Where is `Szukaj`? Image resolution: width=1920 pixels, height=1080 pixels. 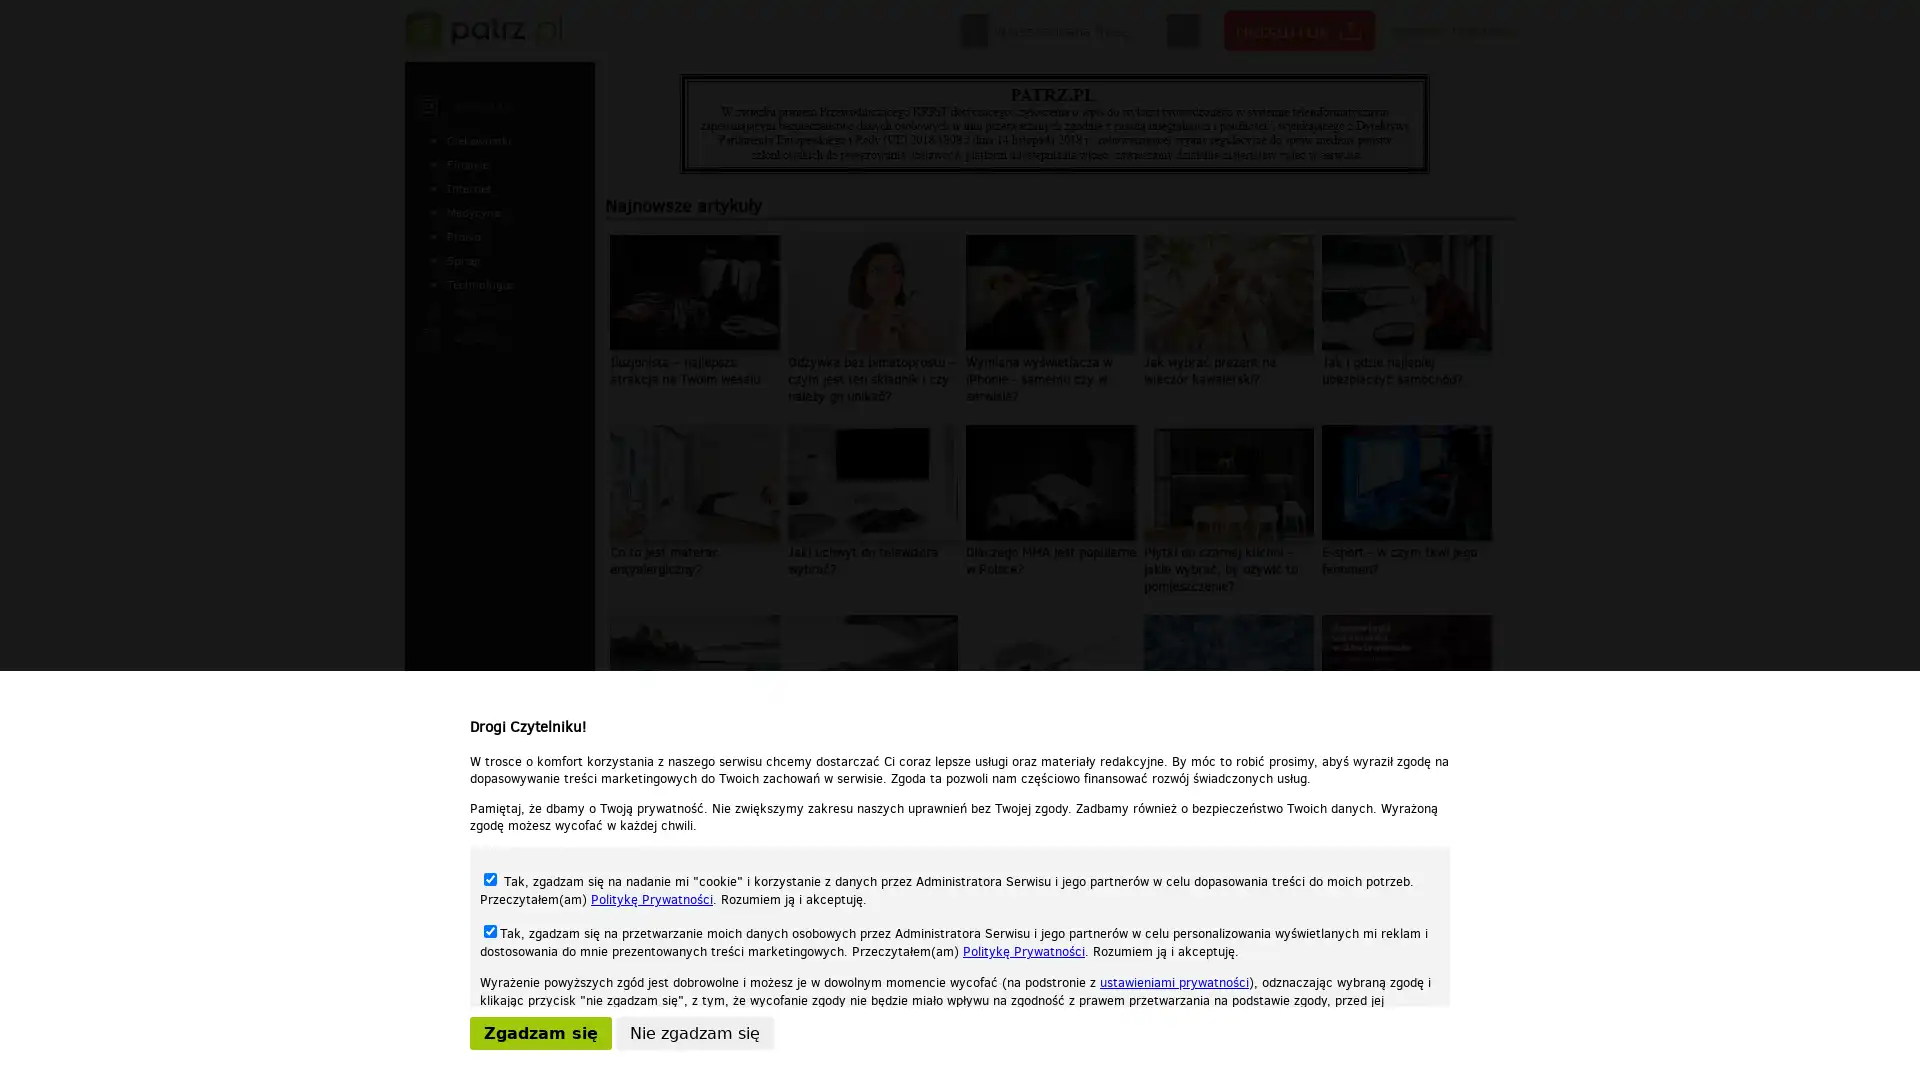
Szukaj is located at coordinates (1183, 31).